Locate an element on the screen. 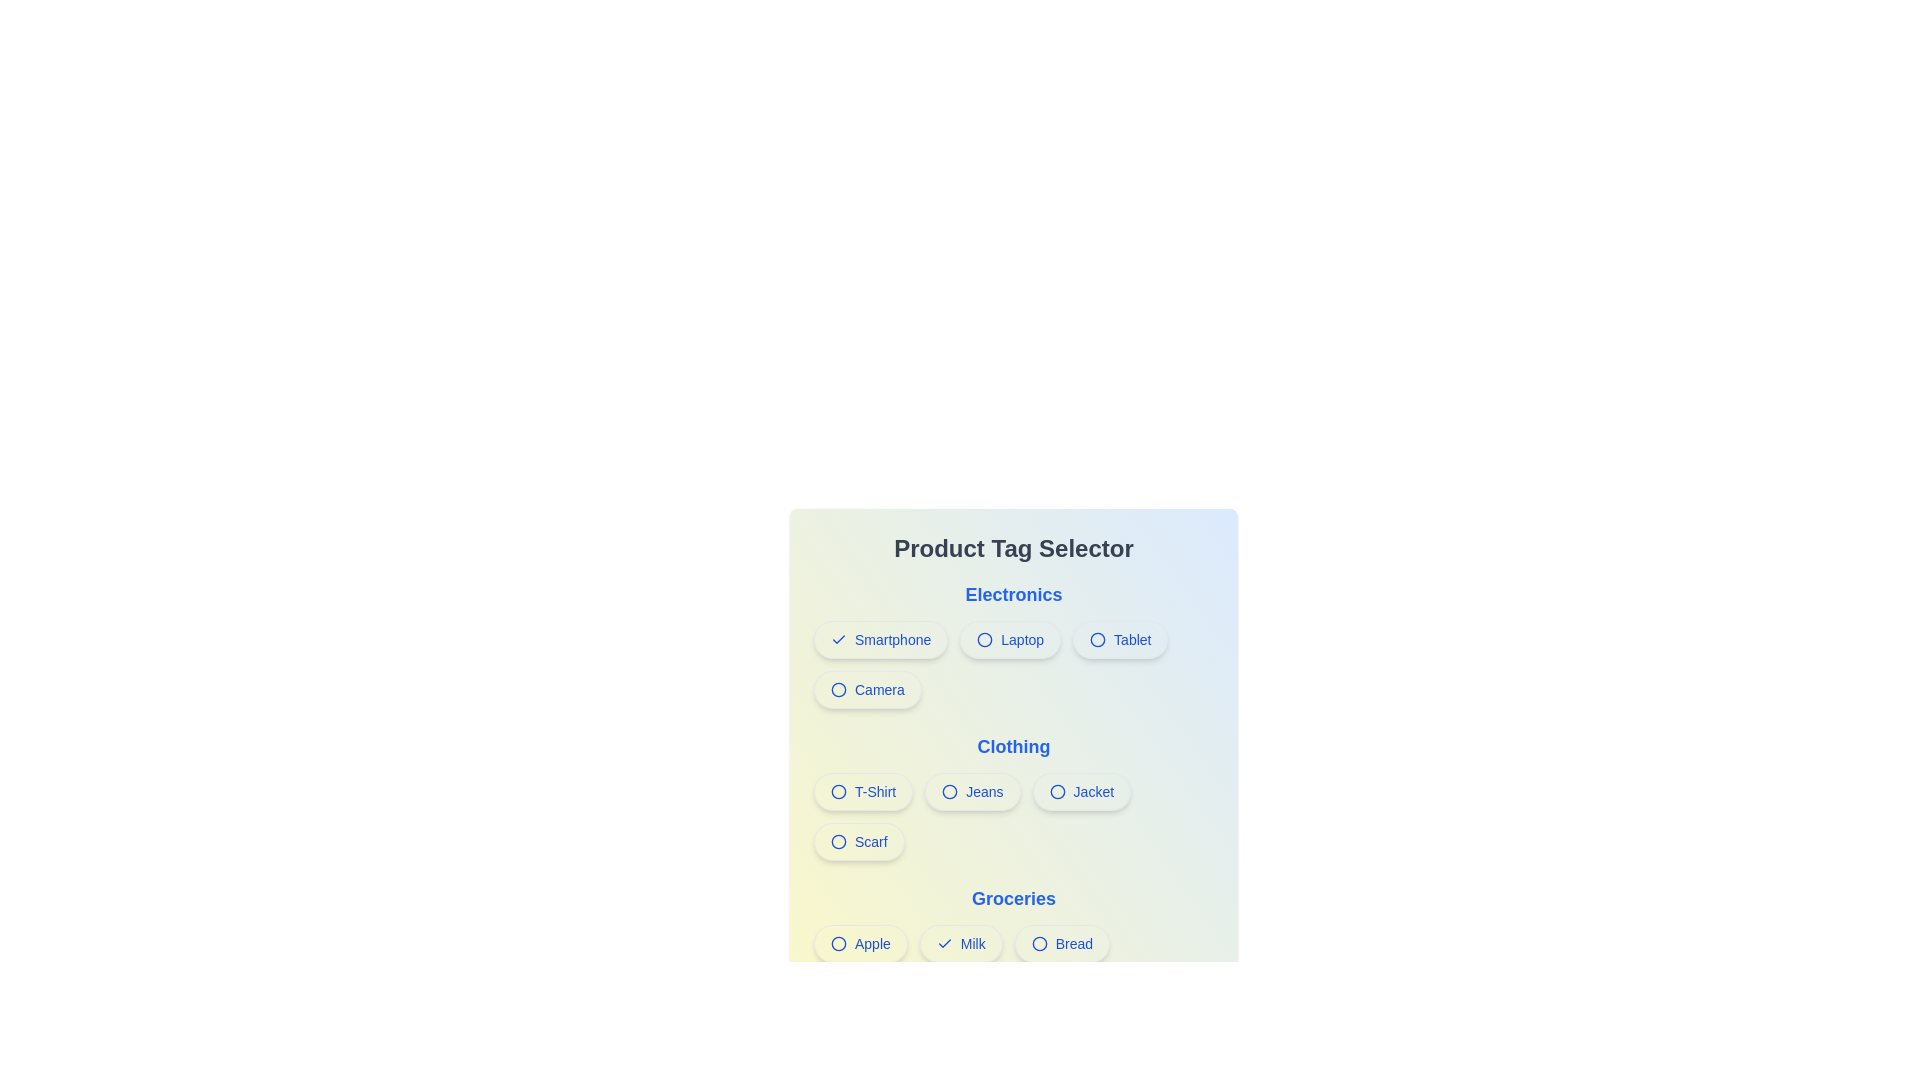  the SVG graphical element (circle) that indicates the selection state of the 'Laptop' option within the 'Electronics' category is located at coordinates (985, 640).